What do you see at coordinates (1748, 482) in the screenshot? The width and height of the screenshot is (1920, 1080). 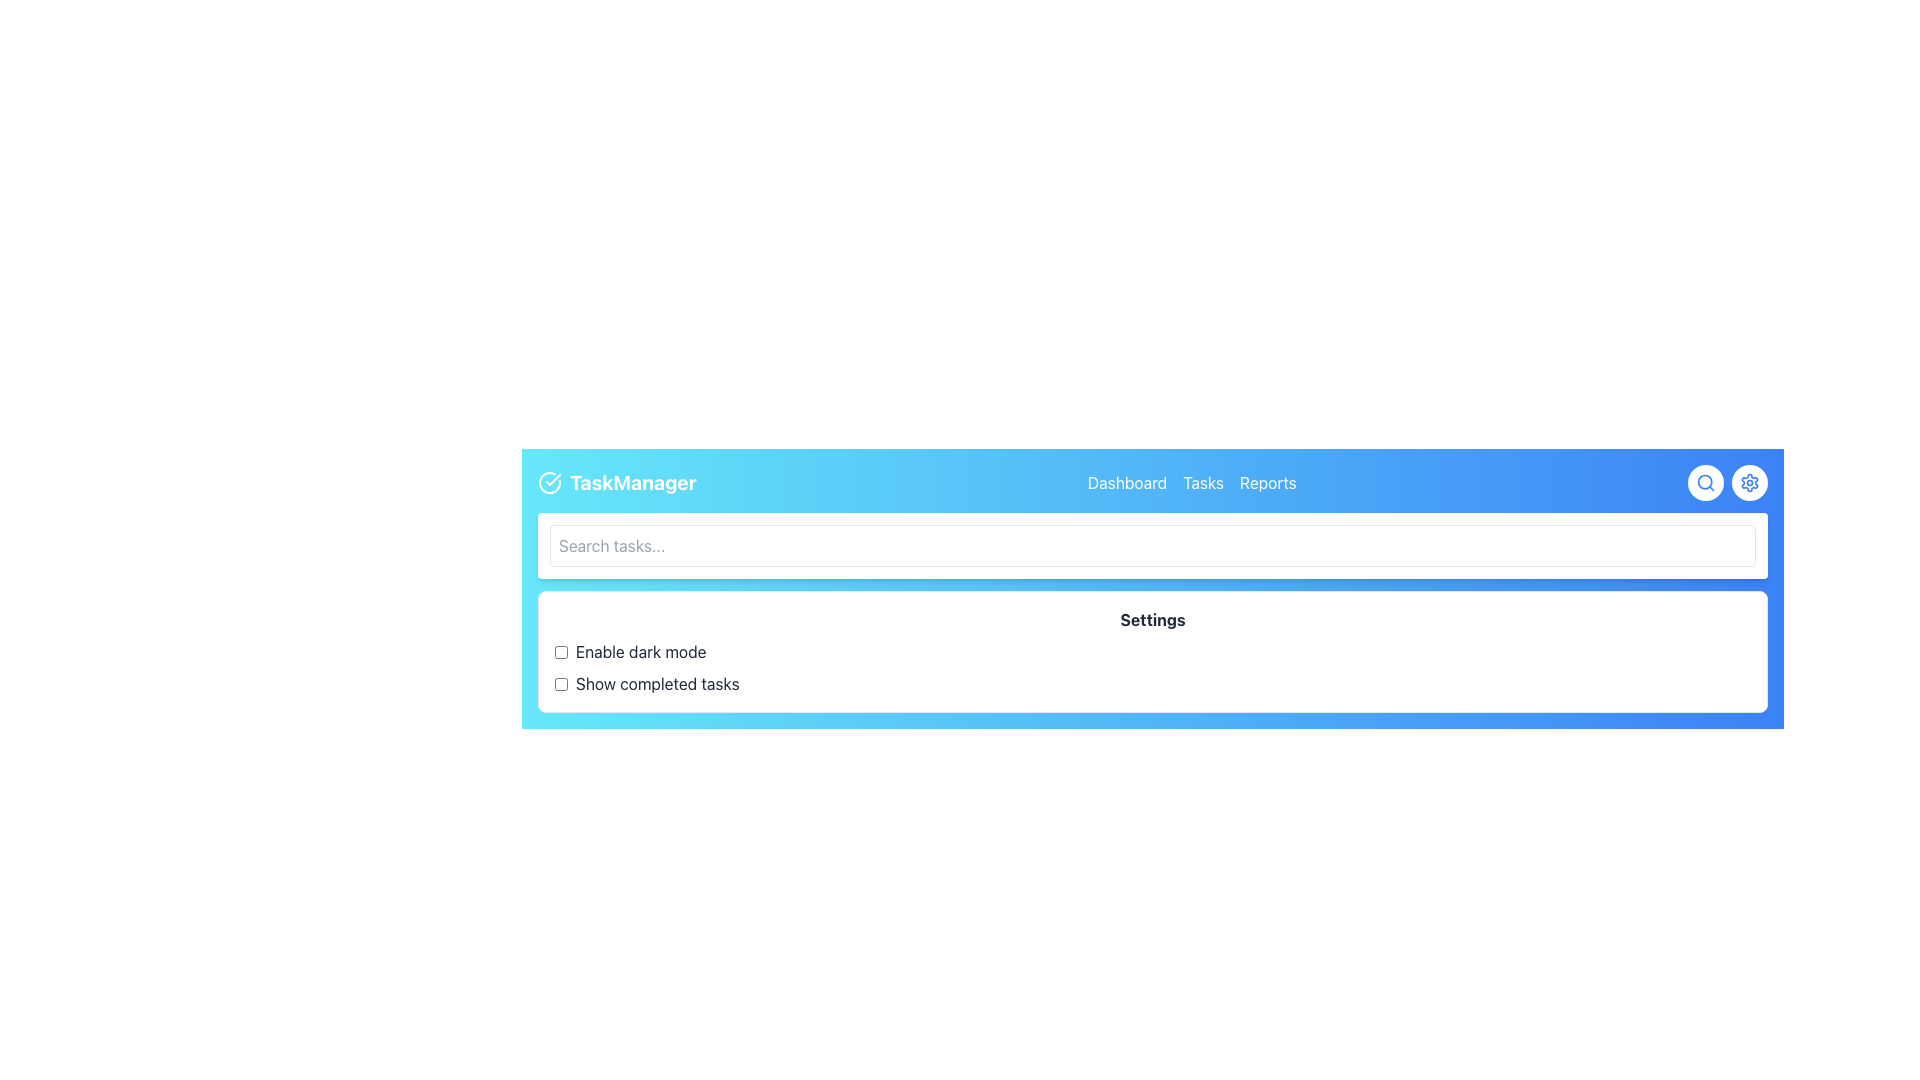 I see `the circular settings button with a blue border and a gear icon located at the top right corner of the interface` at bounding box center [1748, 482].